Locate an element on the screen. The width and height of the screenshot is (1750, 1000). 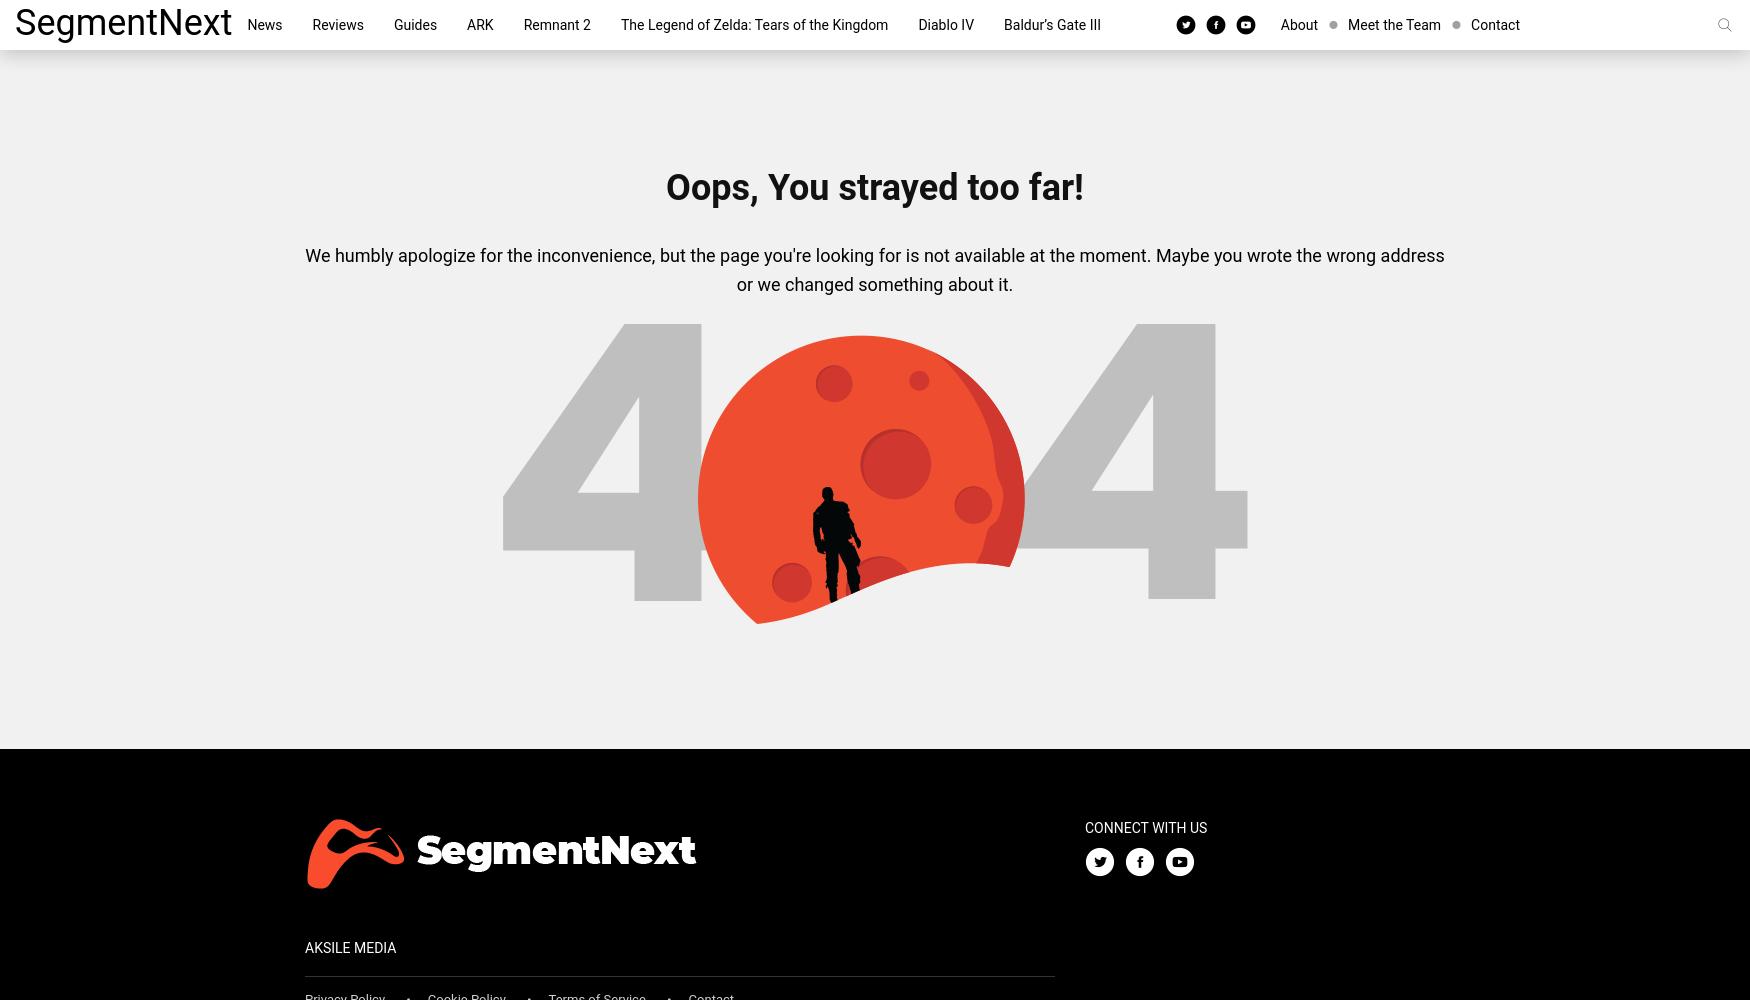
'Diablo IV' is located at coordinates (946, 25).